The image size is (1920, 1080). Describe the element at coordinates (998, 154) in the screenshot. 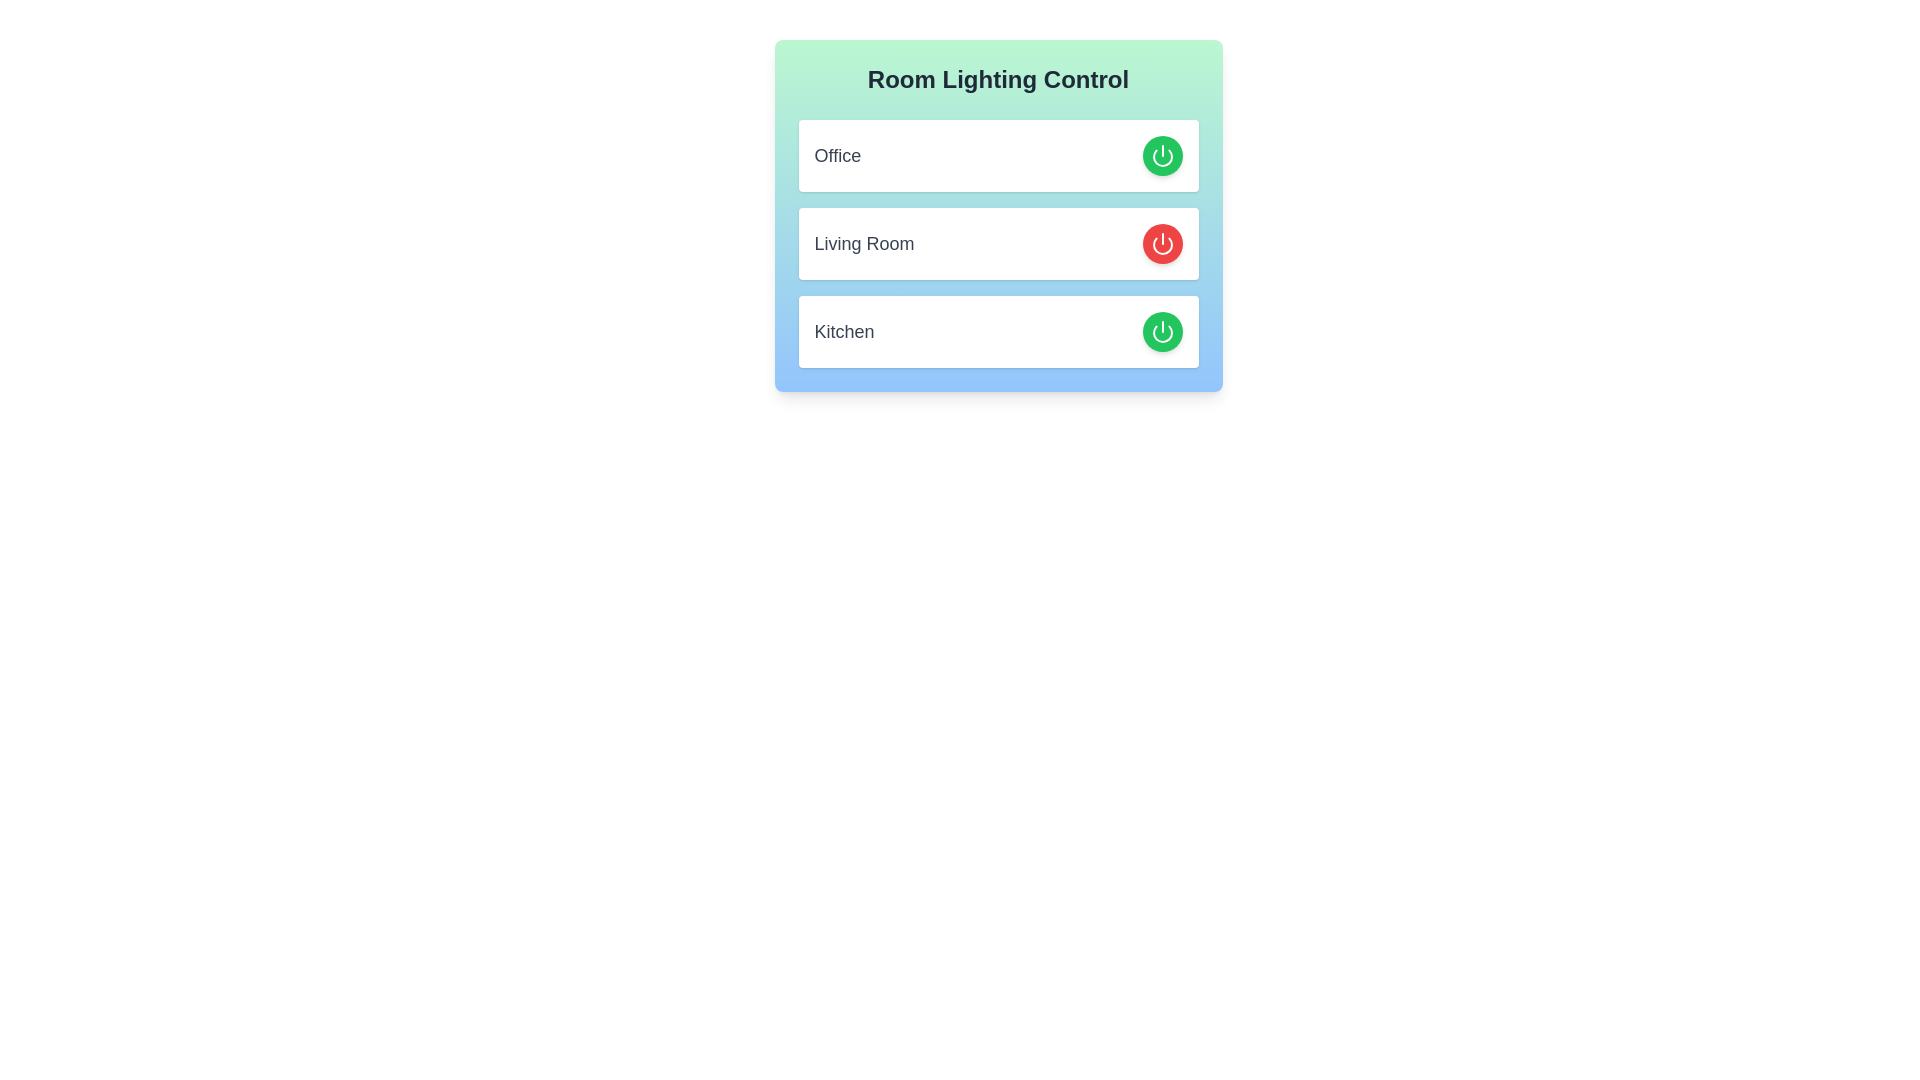

I see `the room entry Office to observe the hover effect` at that location.